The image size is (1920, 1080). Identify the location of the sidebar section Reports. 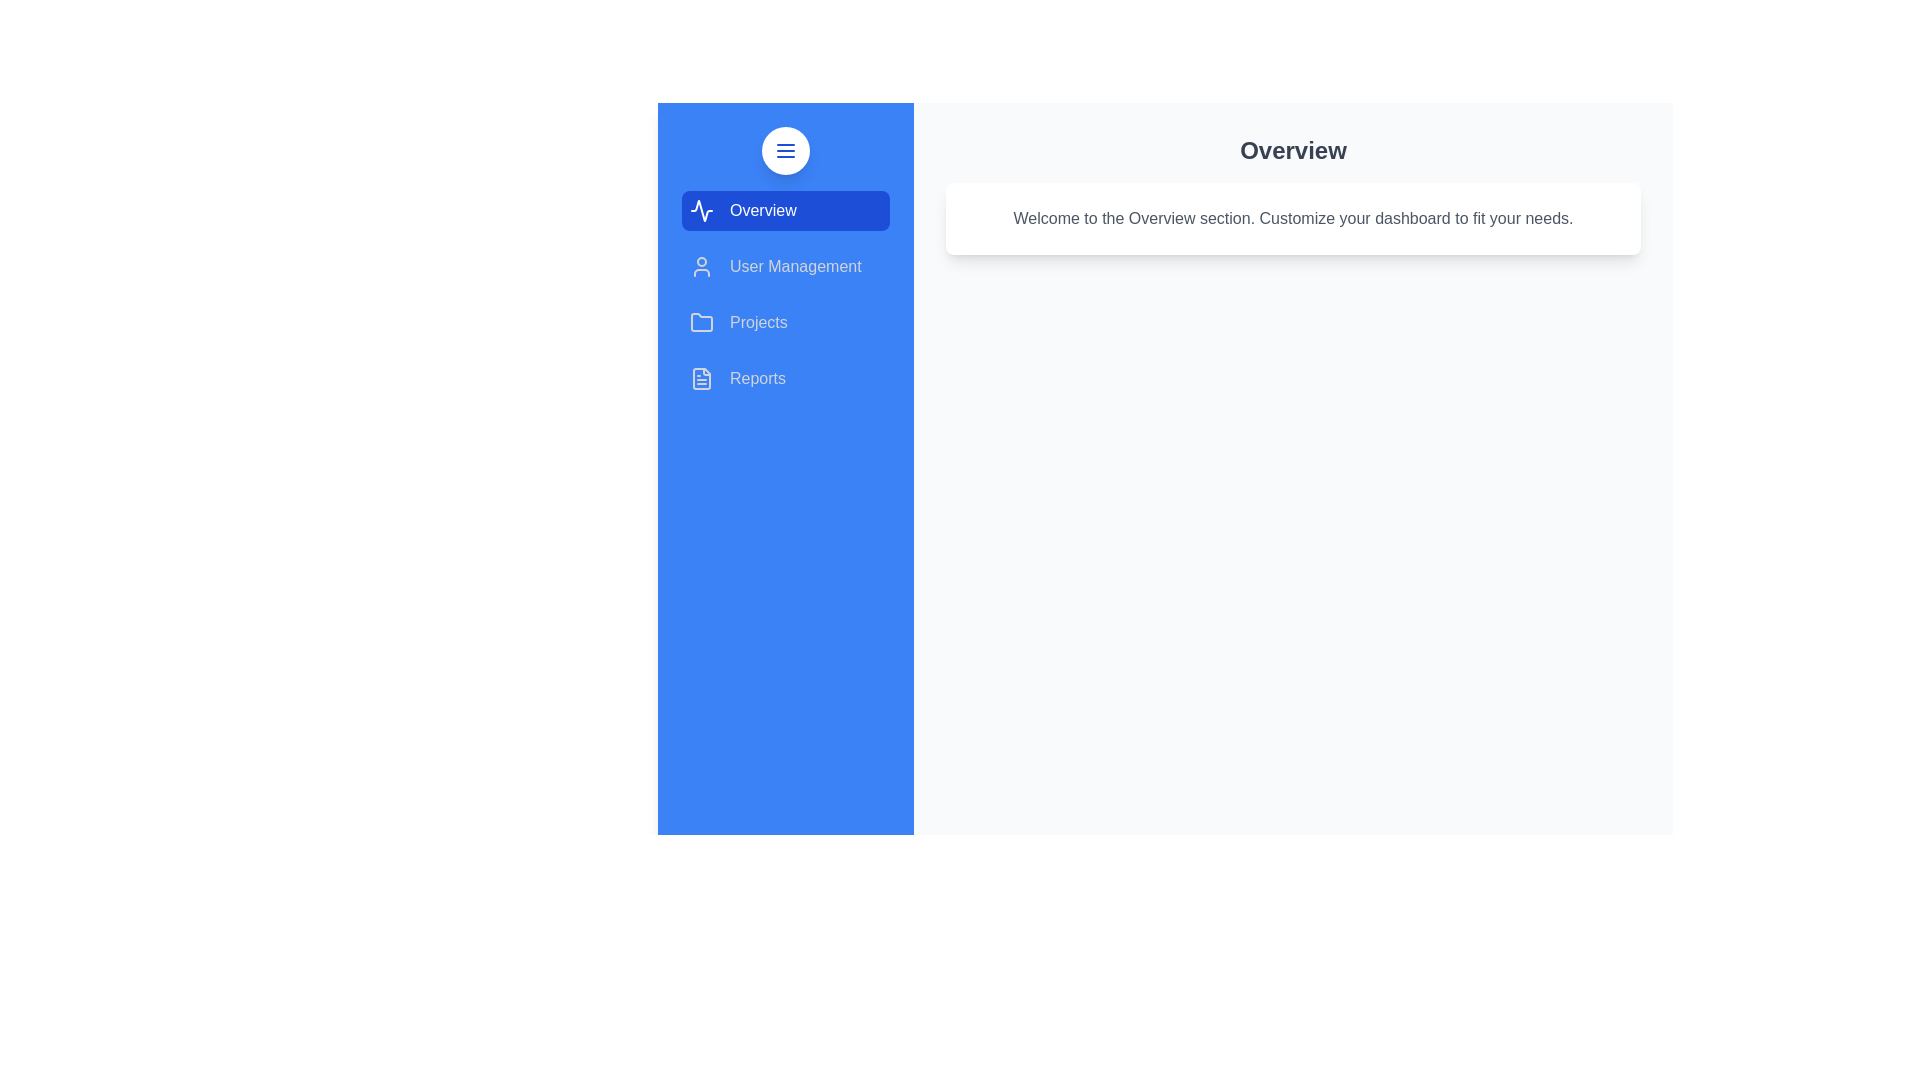
(785, 378).